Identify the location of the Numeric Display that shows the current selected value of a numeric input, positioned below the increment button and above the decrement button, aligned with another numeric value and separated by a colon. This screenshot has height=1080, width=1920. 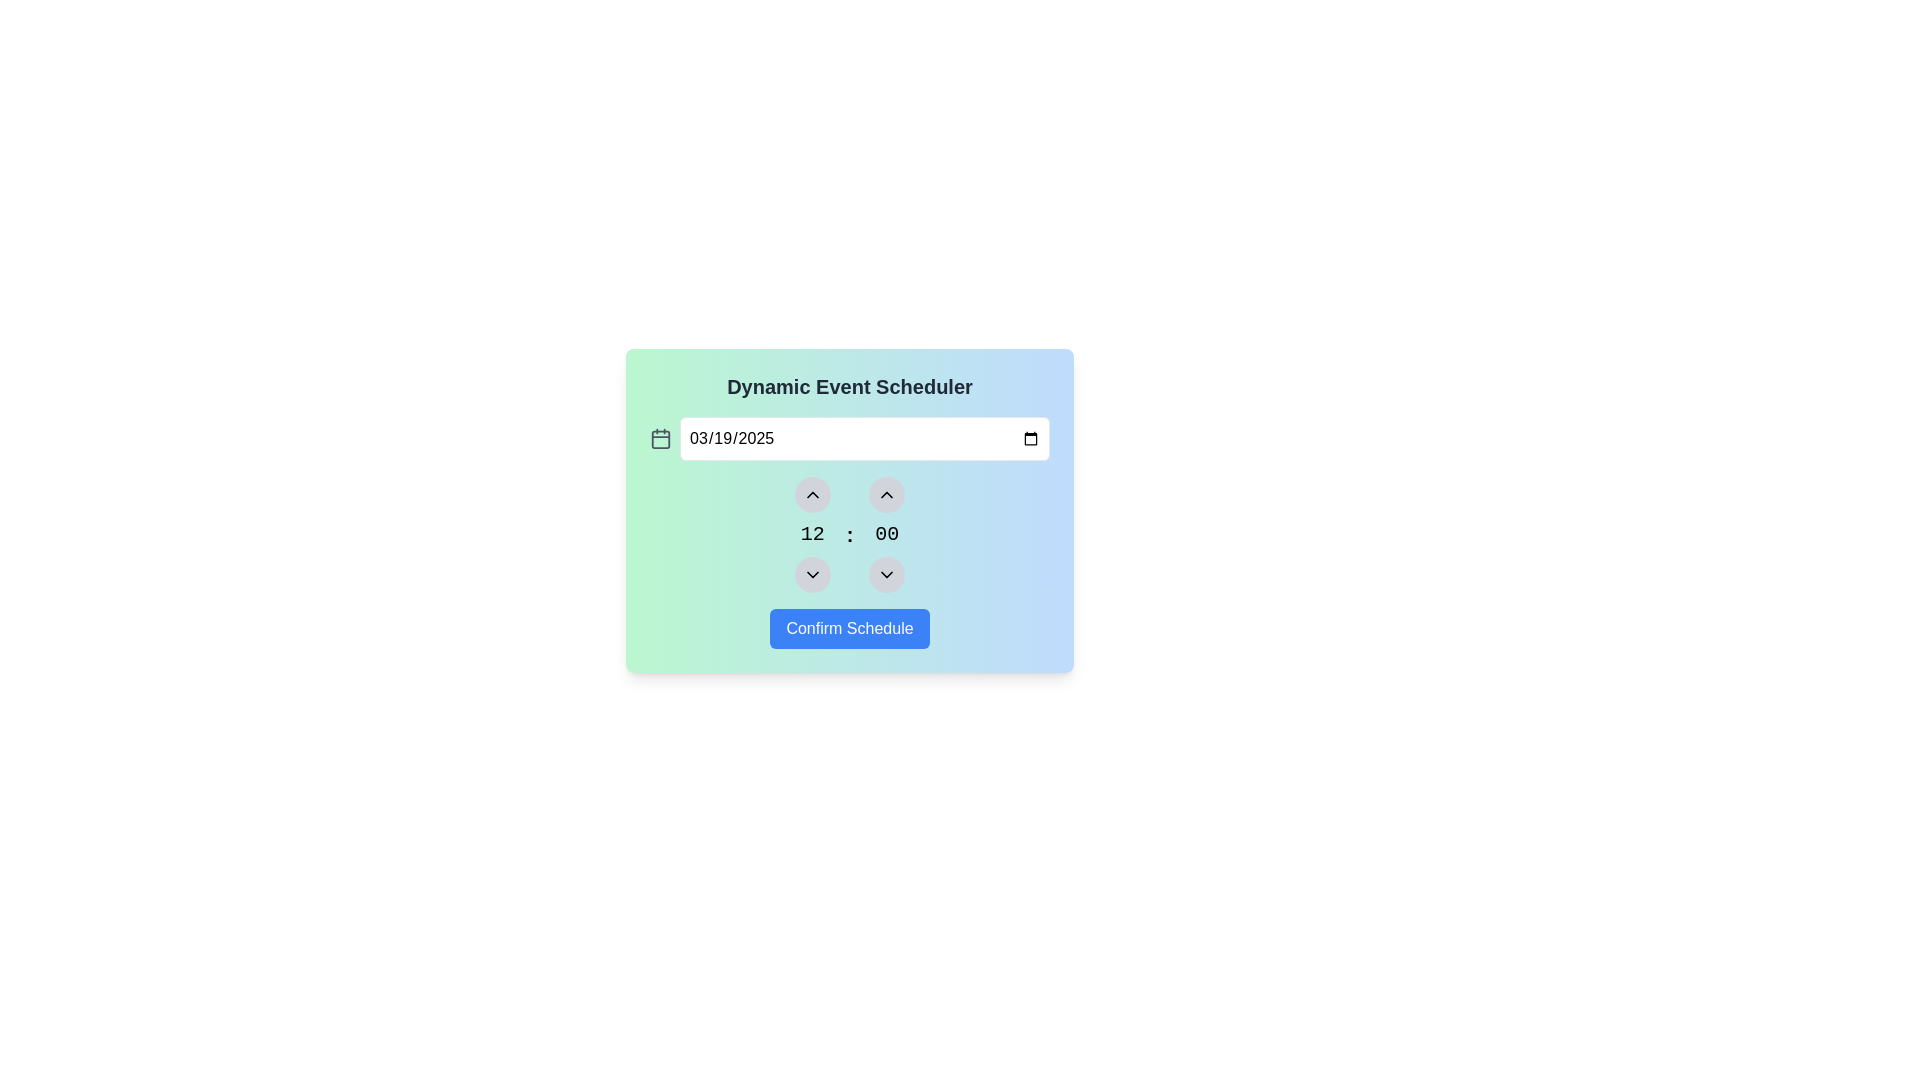
(886, 534).